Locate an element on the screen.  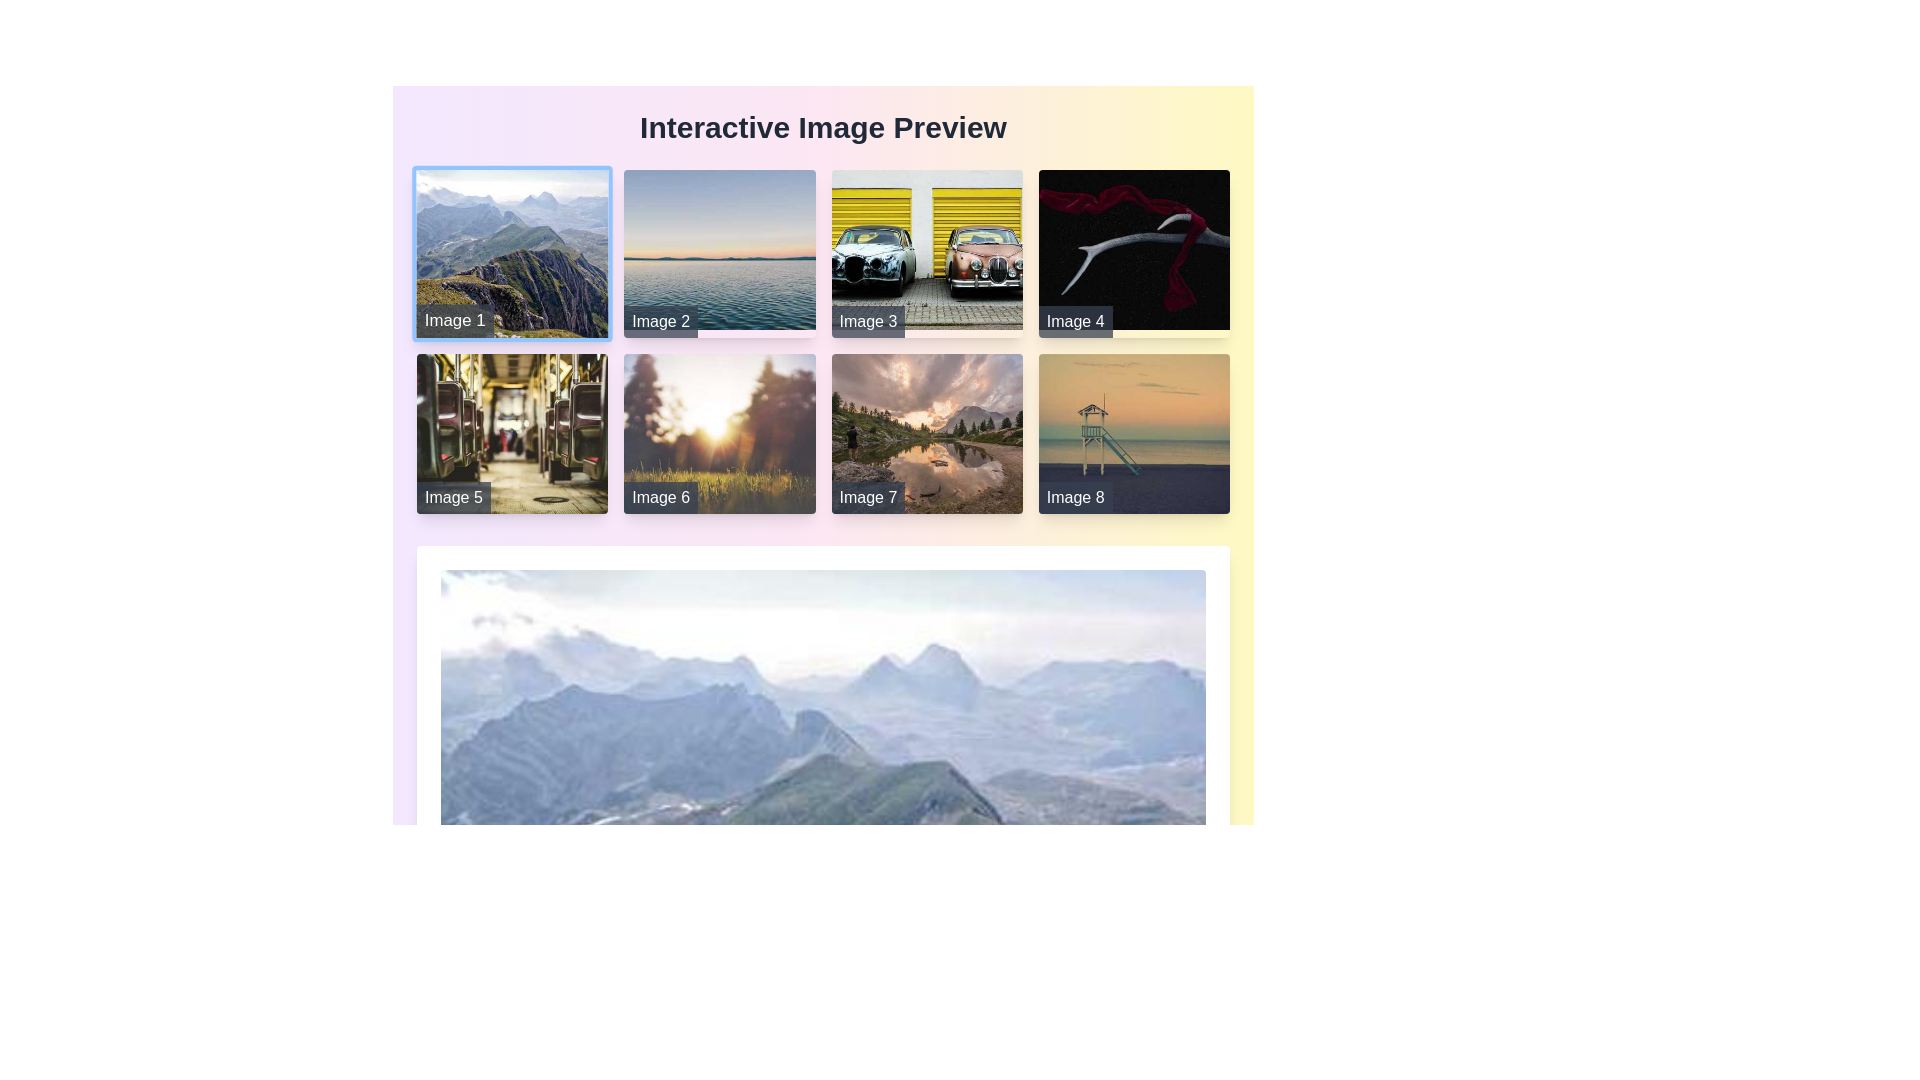
text content of the label displaying 'Image 4' in white font over a semi-transparent dark gray background, positioned at the bottom edge of the image thumbnail in the second row and fourth column of a grid layout is located at coordinates (1074, 320).